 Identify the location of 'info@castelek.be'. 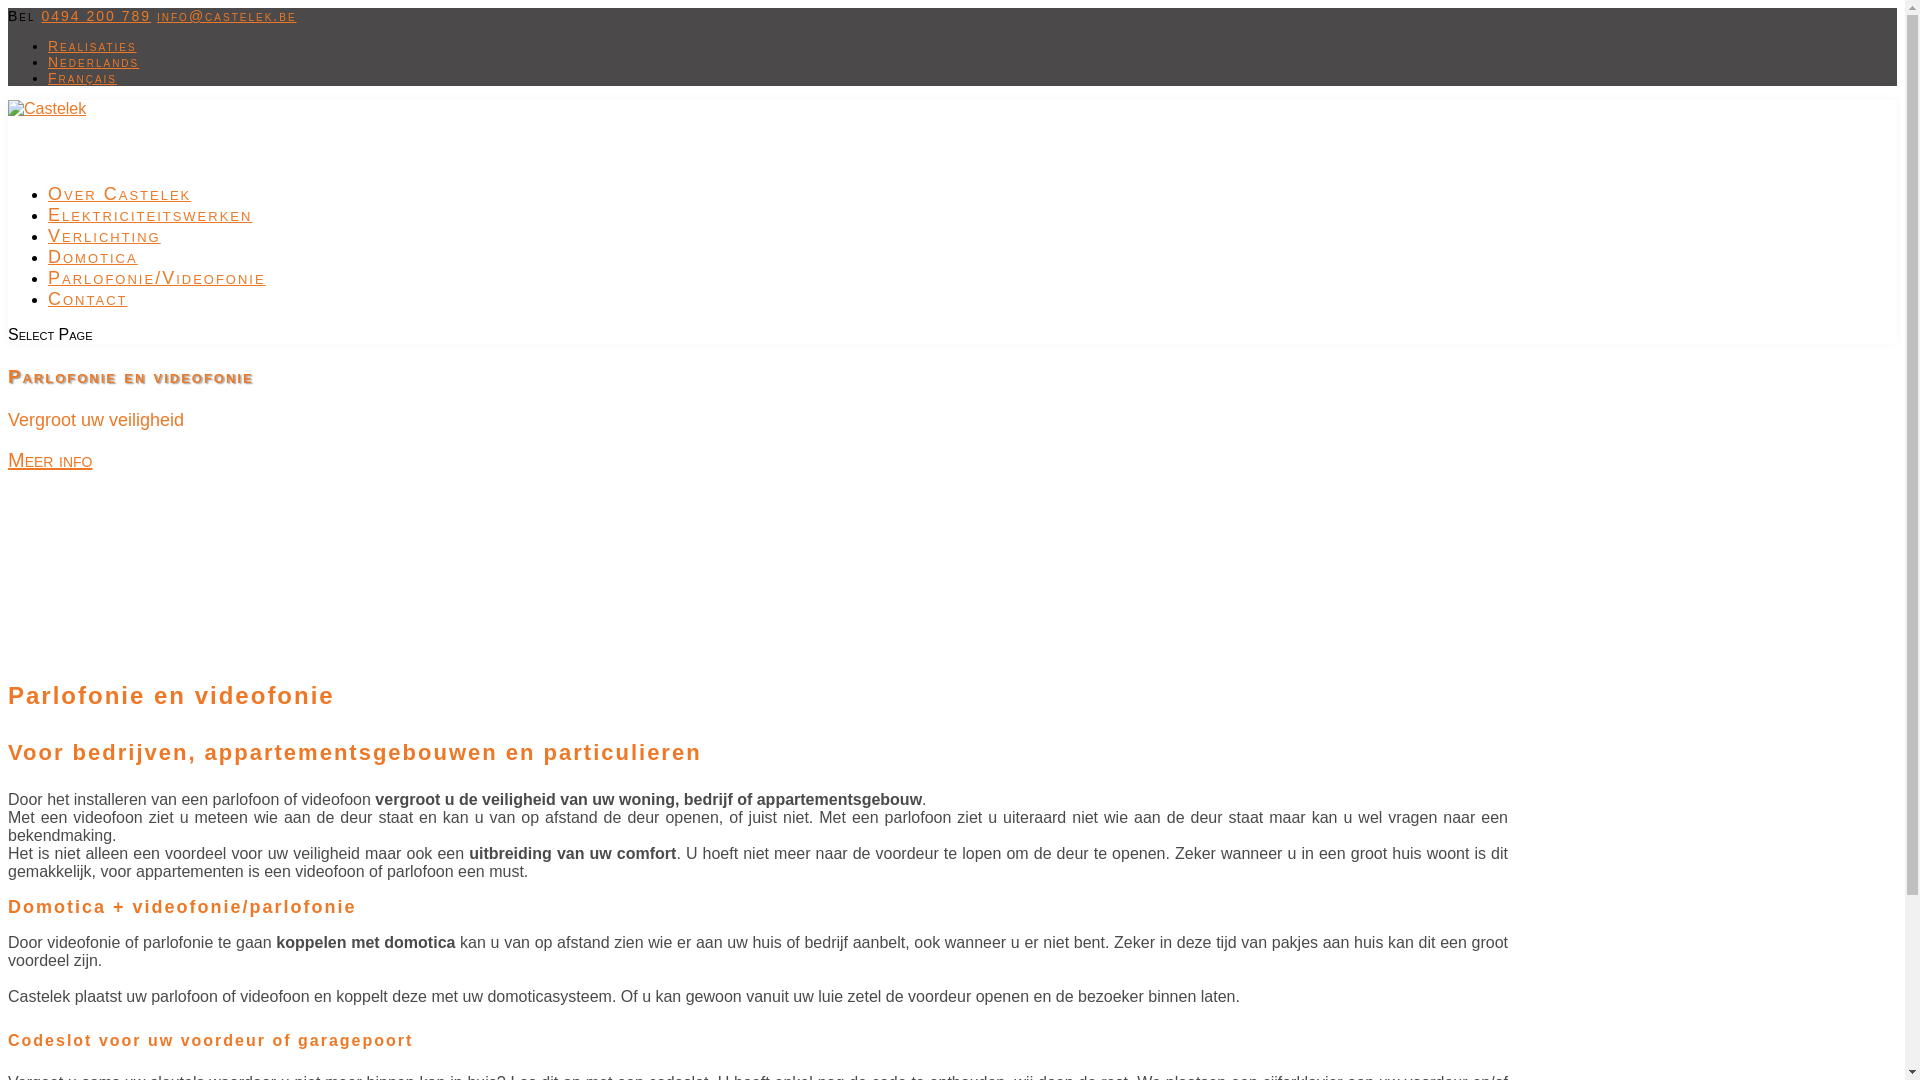
(156, 15).